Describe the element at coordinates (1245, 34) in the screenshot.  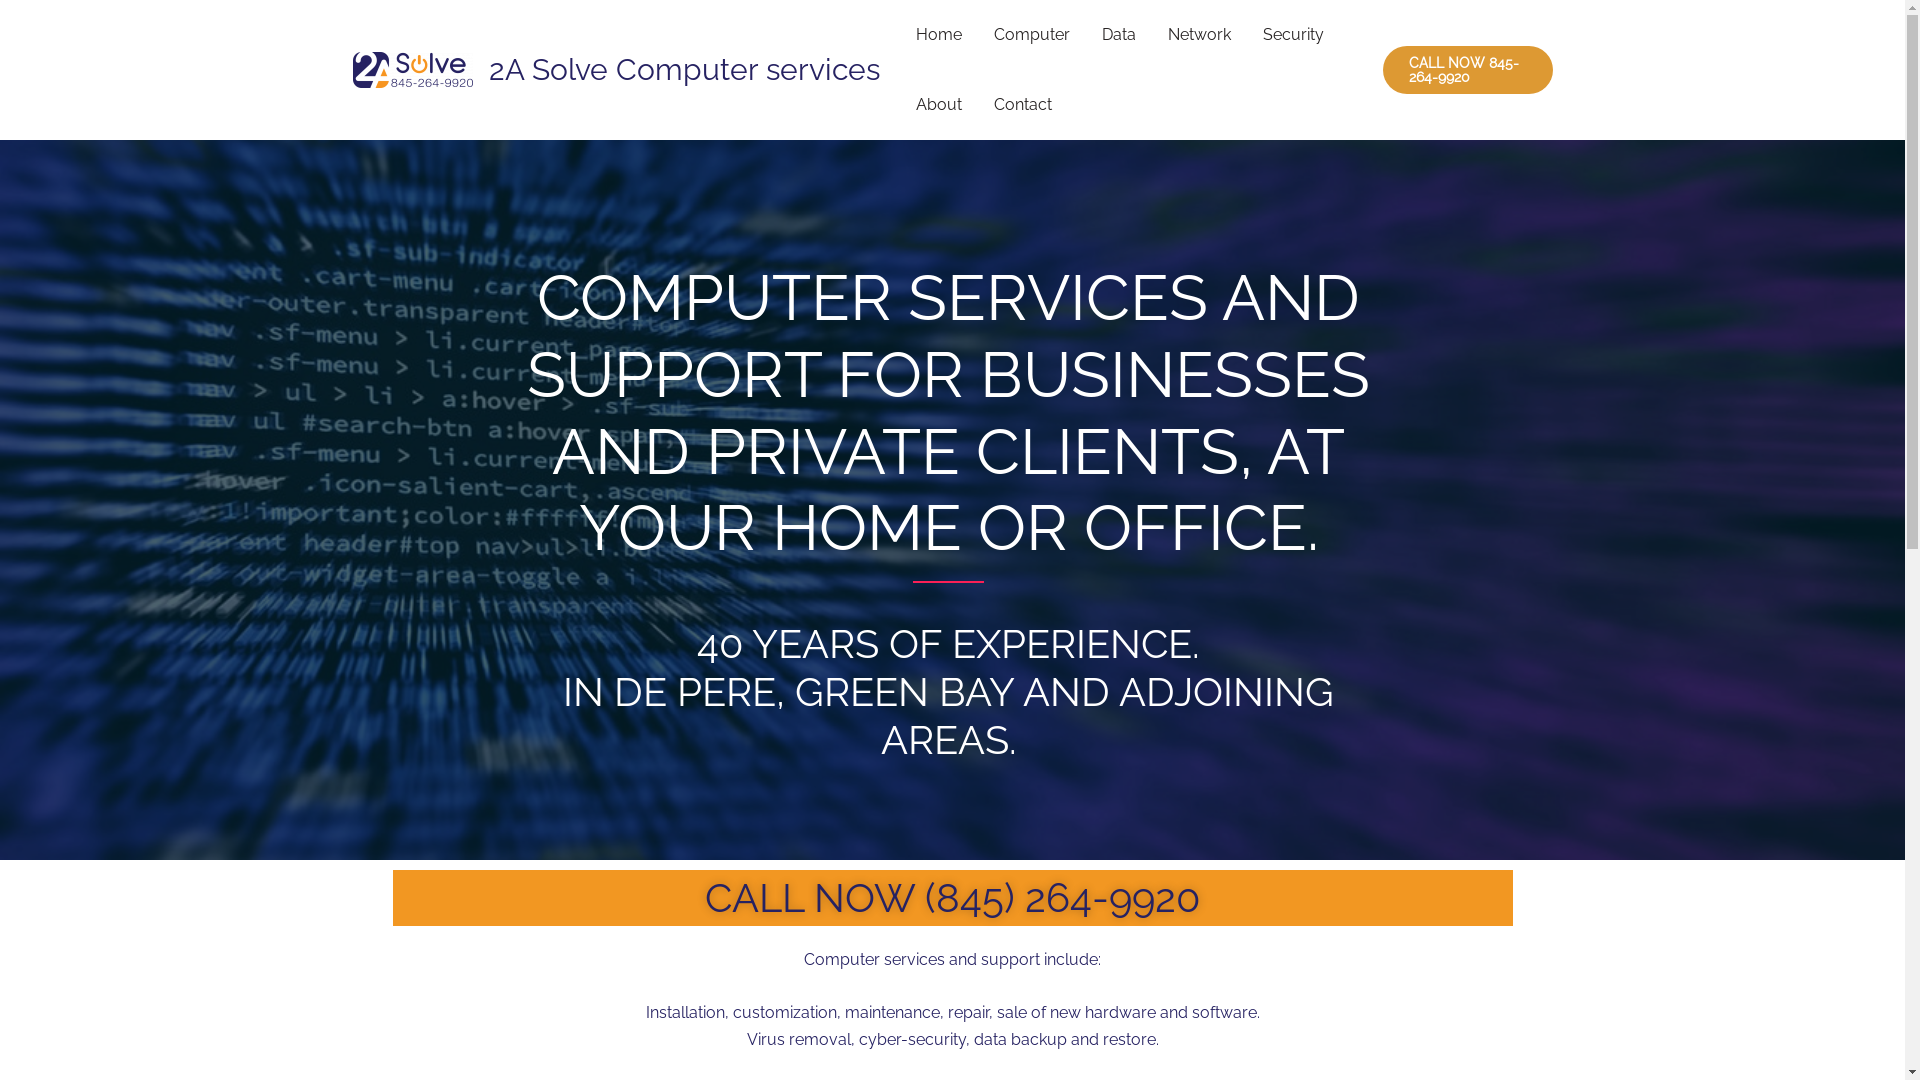
I see `'Security'` at that location.